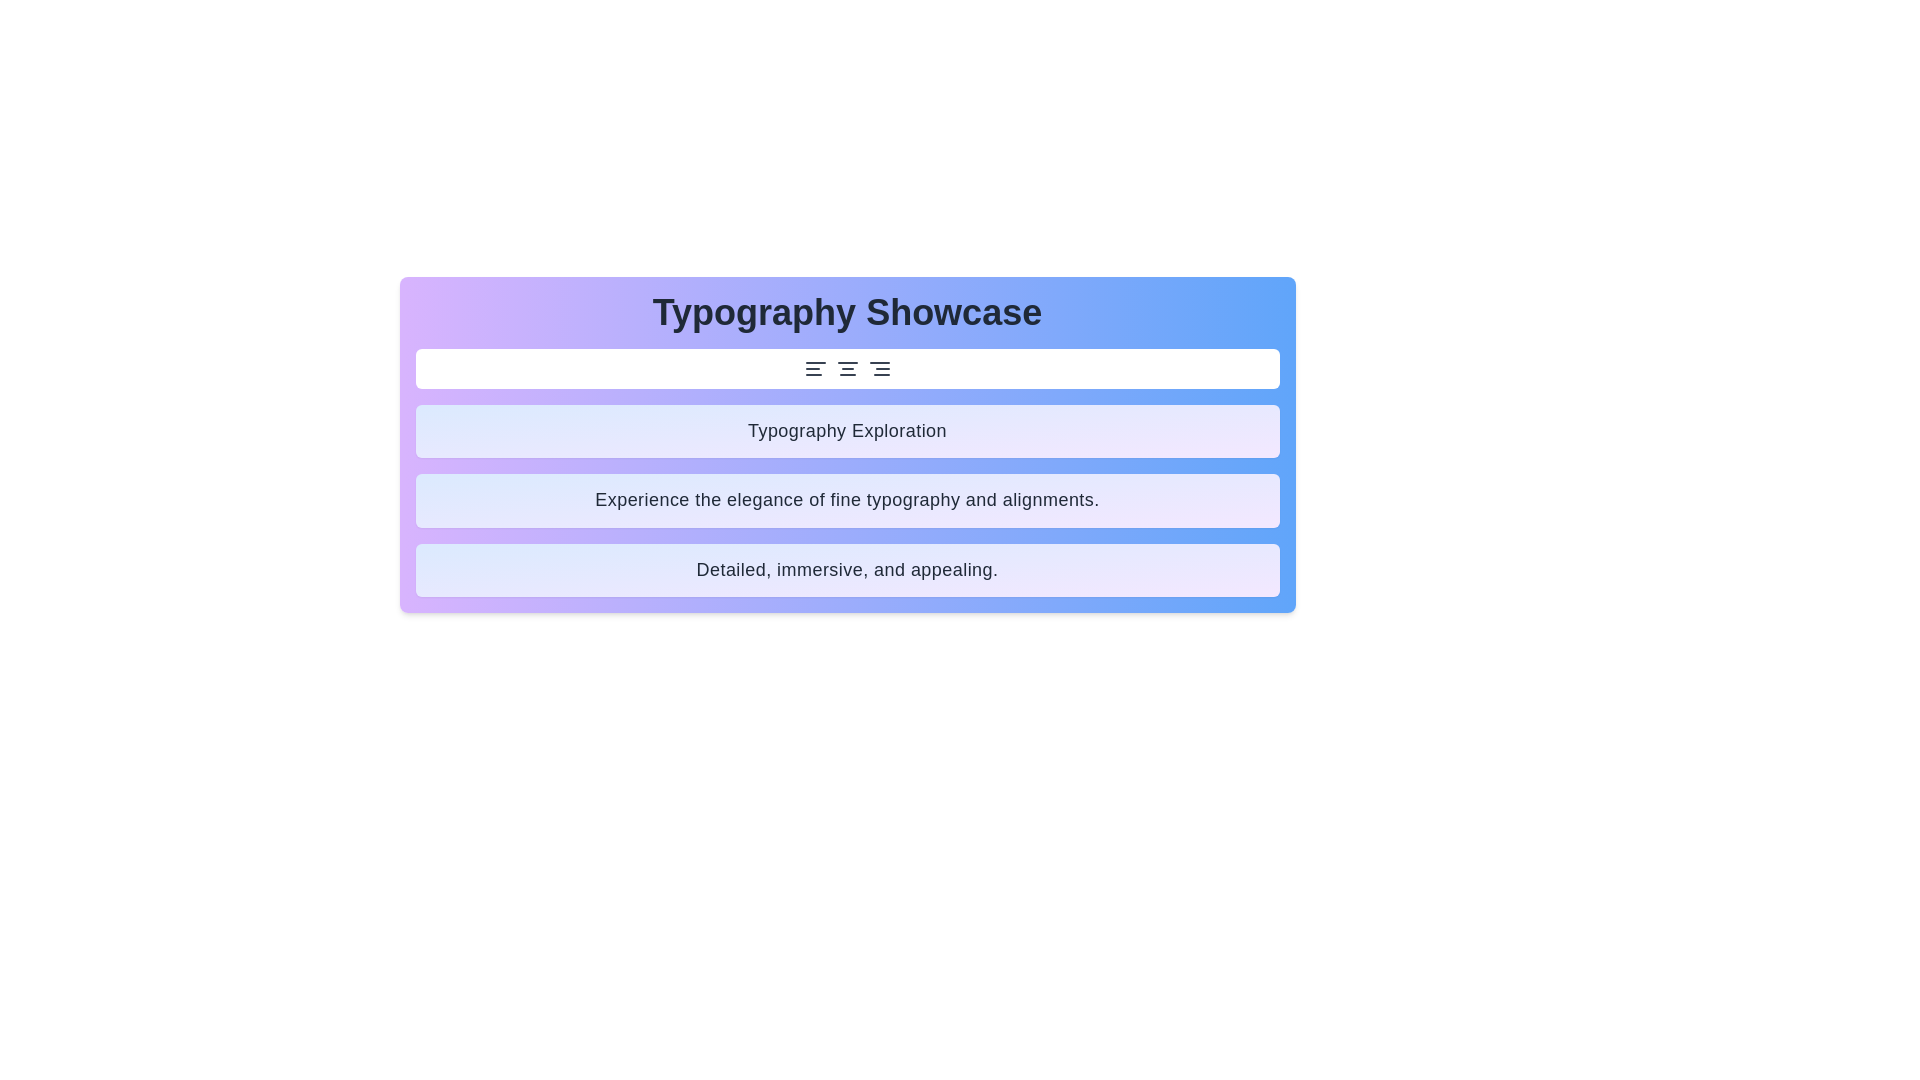  Describe the element at coordinates (847, 369) in the screenshot. I see `the center alignment icon within the 'Typography Showcase' section to center-align text` at that location.